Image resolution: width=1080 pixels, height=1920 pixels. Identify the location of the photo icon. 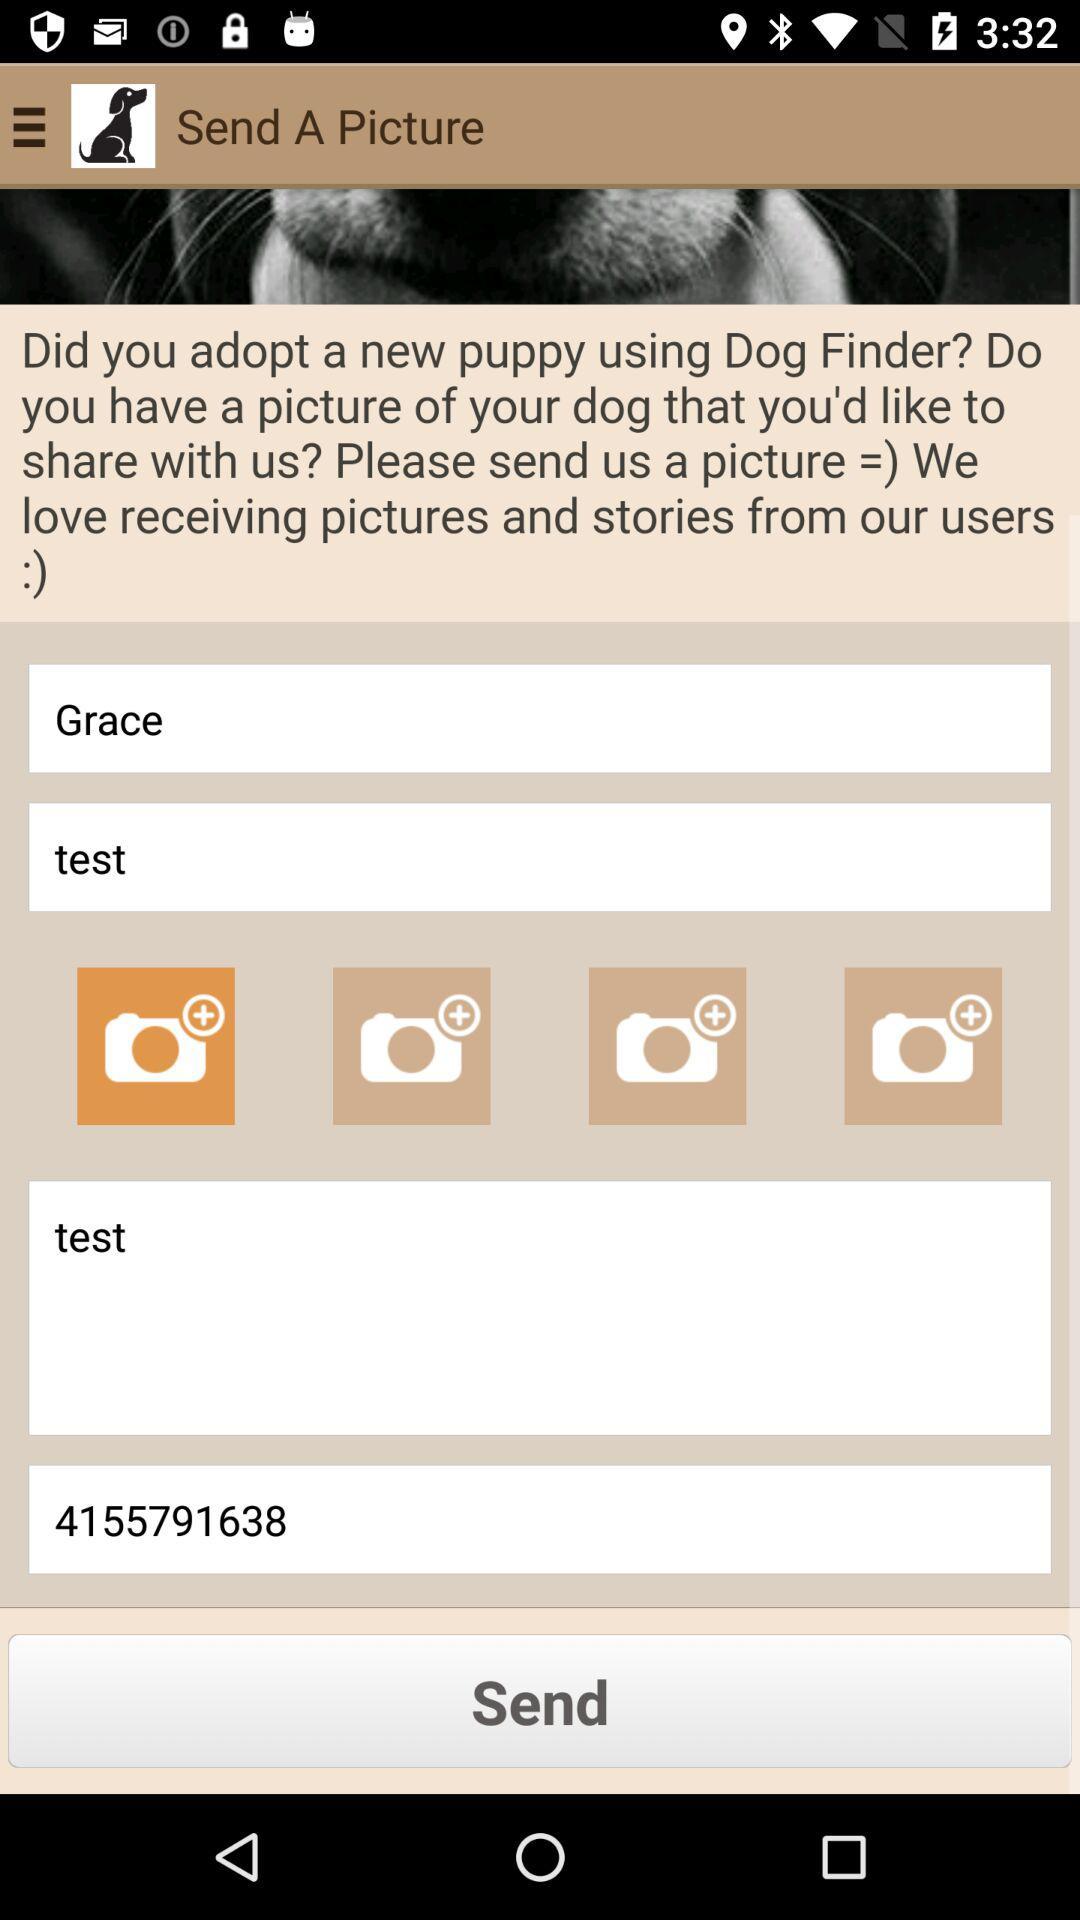
(923, 1045).